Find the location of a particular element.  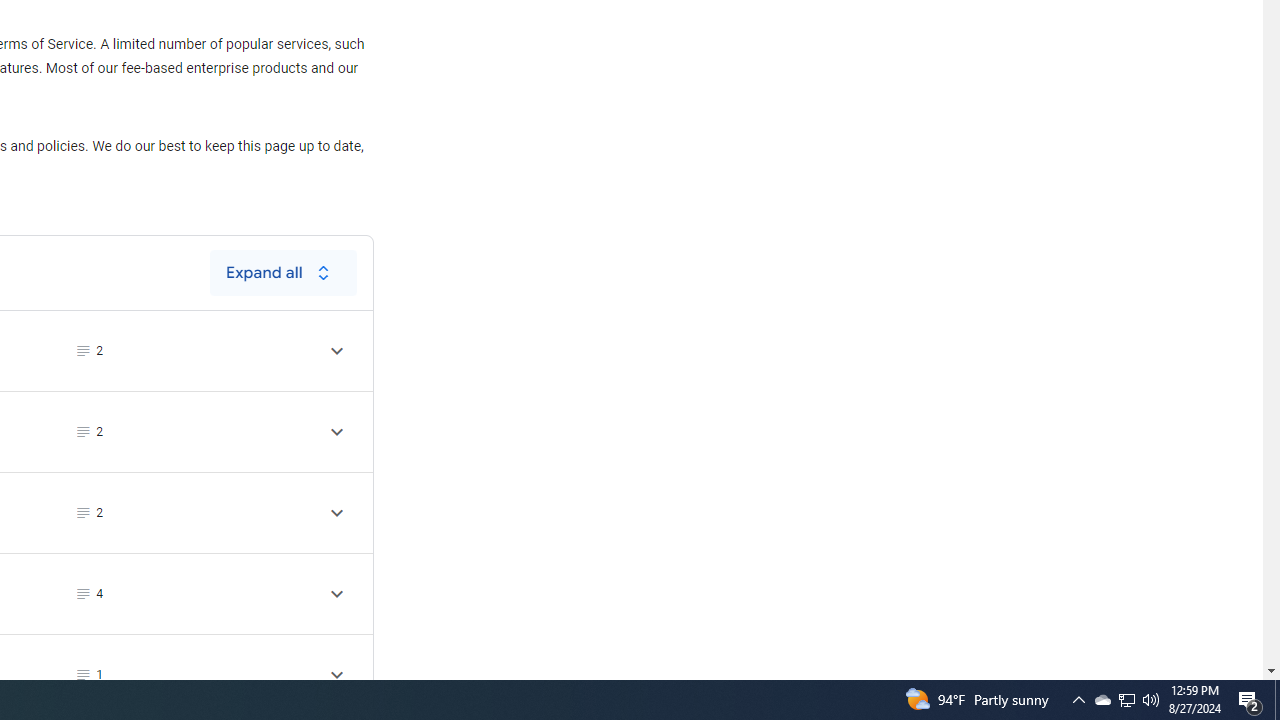

'Expand all' is located at coordinates (282, 272).